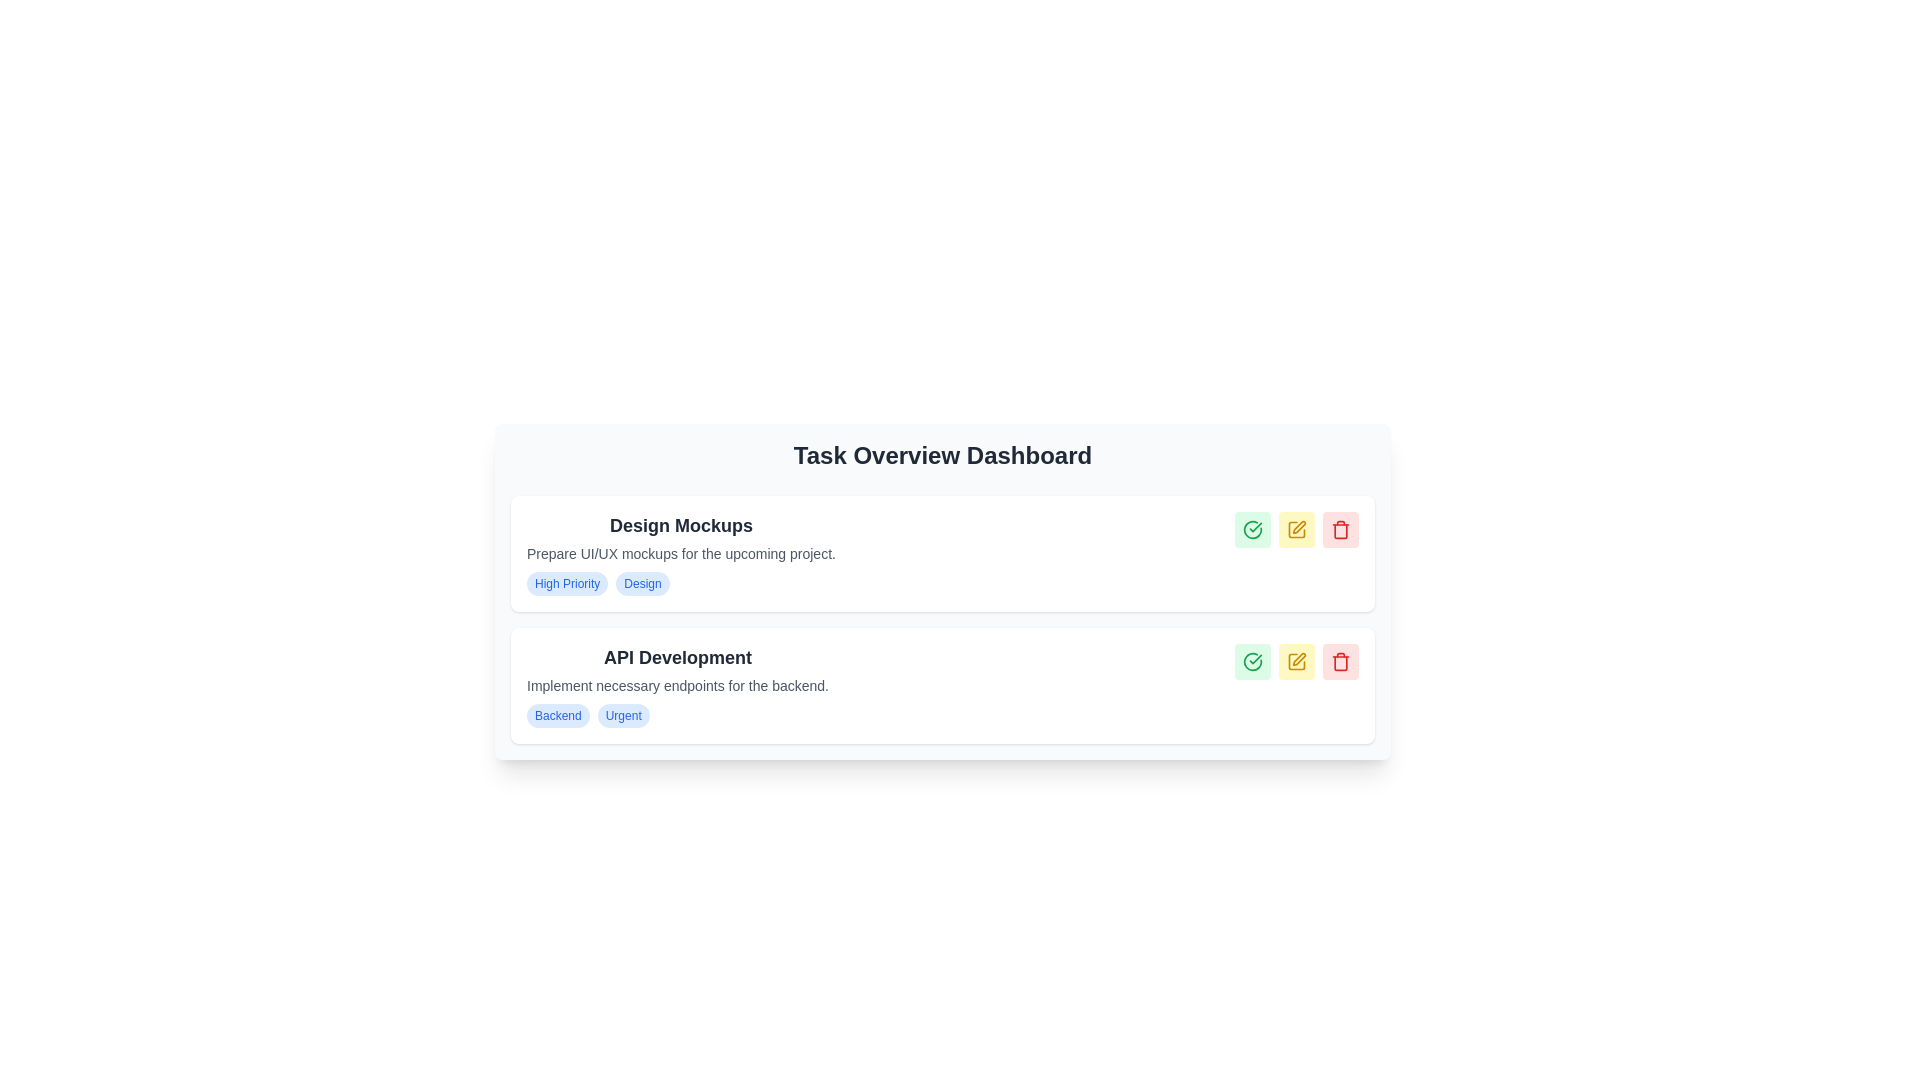  What do you see at coordinates (1251, 662) in the screenshot?
I see `the first button in the rightmost set of action icons in the second task row to mark the associated task as successfully completed` at bounding box center [1251, 662].